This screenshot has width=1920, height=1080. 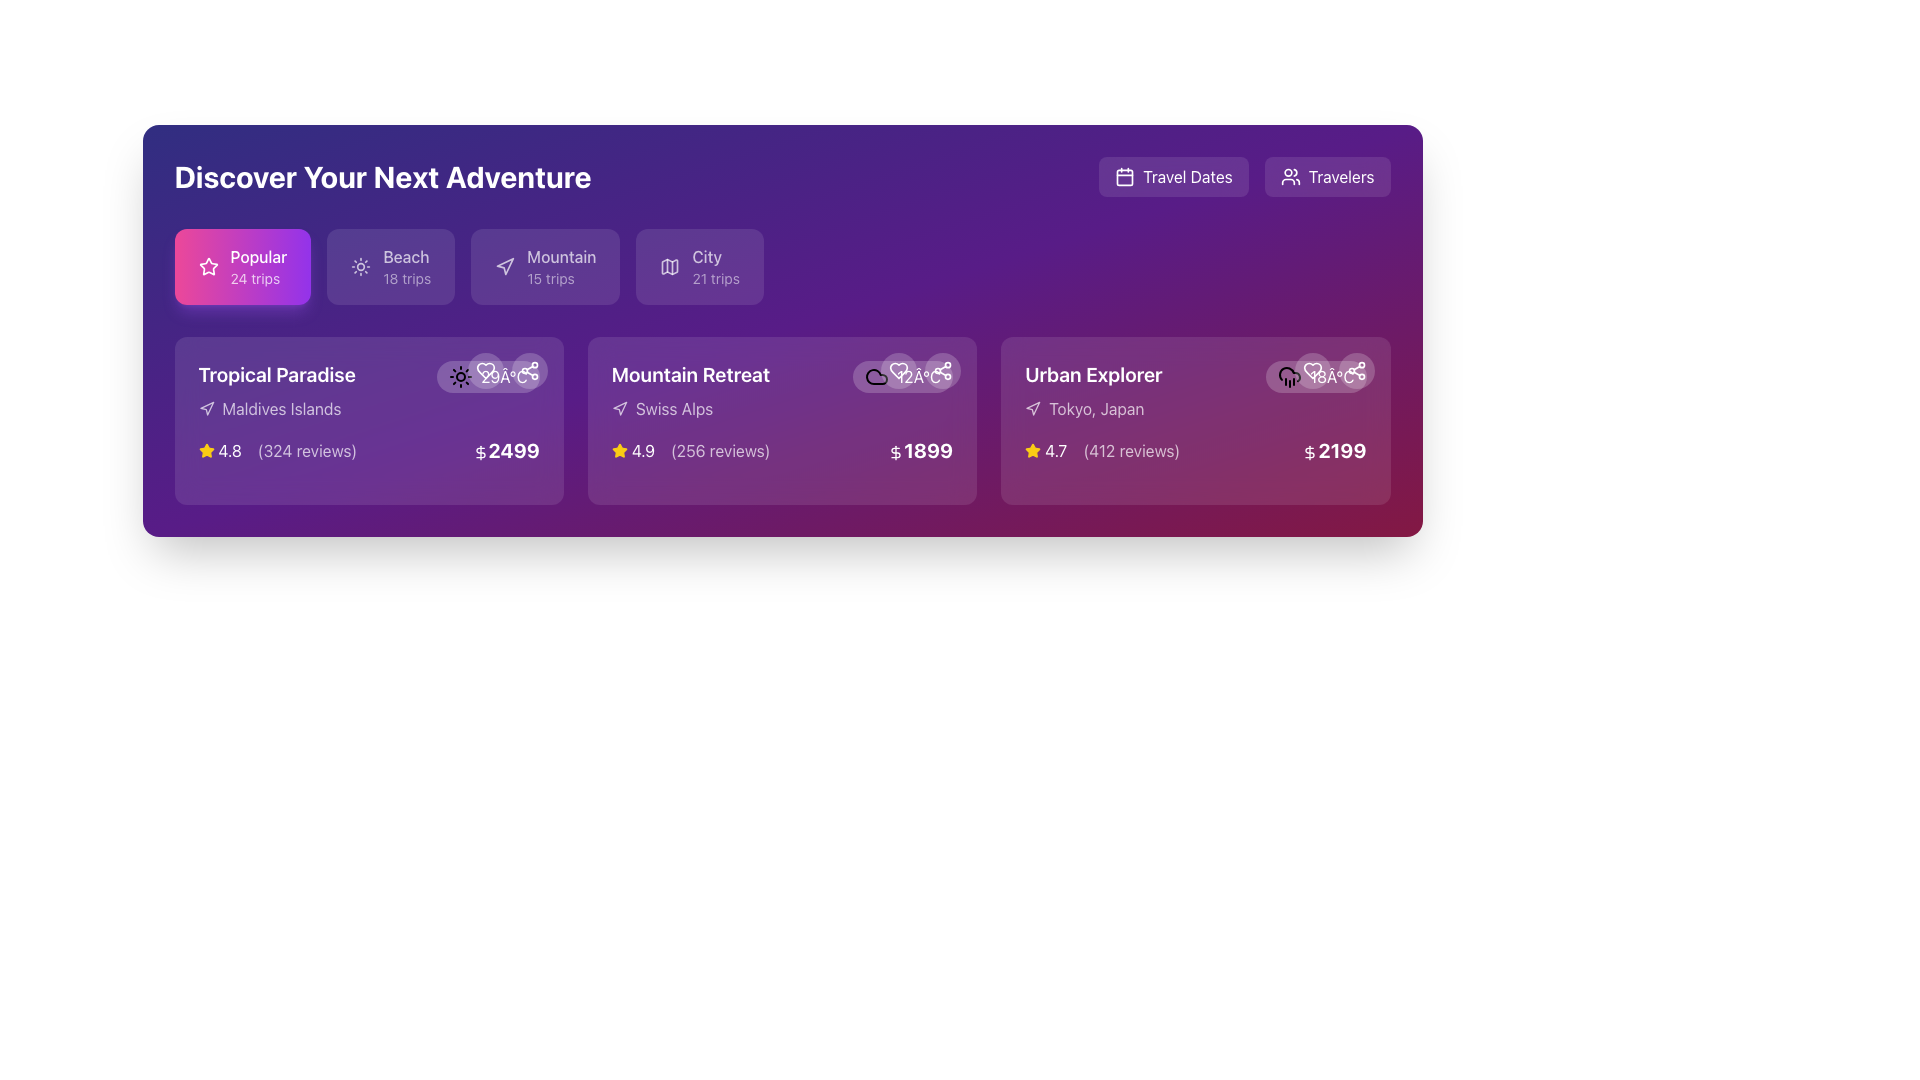 I want to click on the informational component displaying a yellow star icon, rating '4.8', and review count '(324 reviews)' located beneath the destination name 'Maldives Islands' in the 'Tropical Paradise' card, so click(x=276, y=451).